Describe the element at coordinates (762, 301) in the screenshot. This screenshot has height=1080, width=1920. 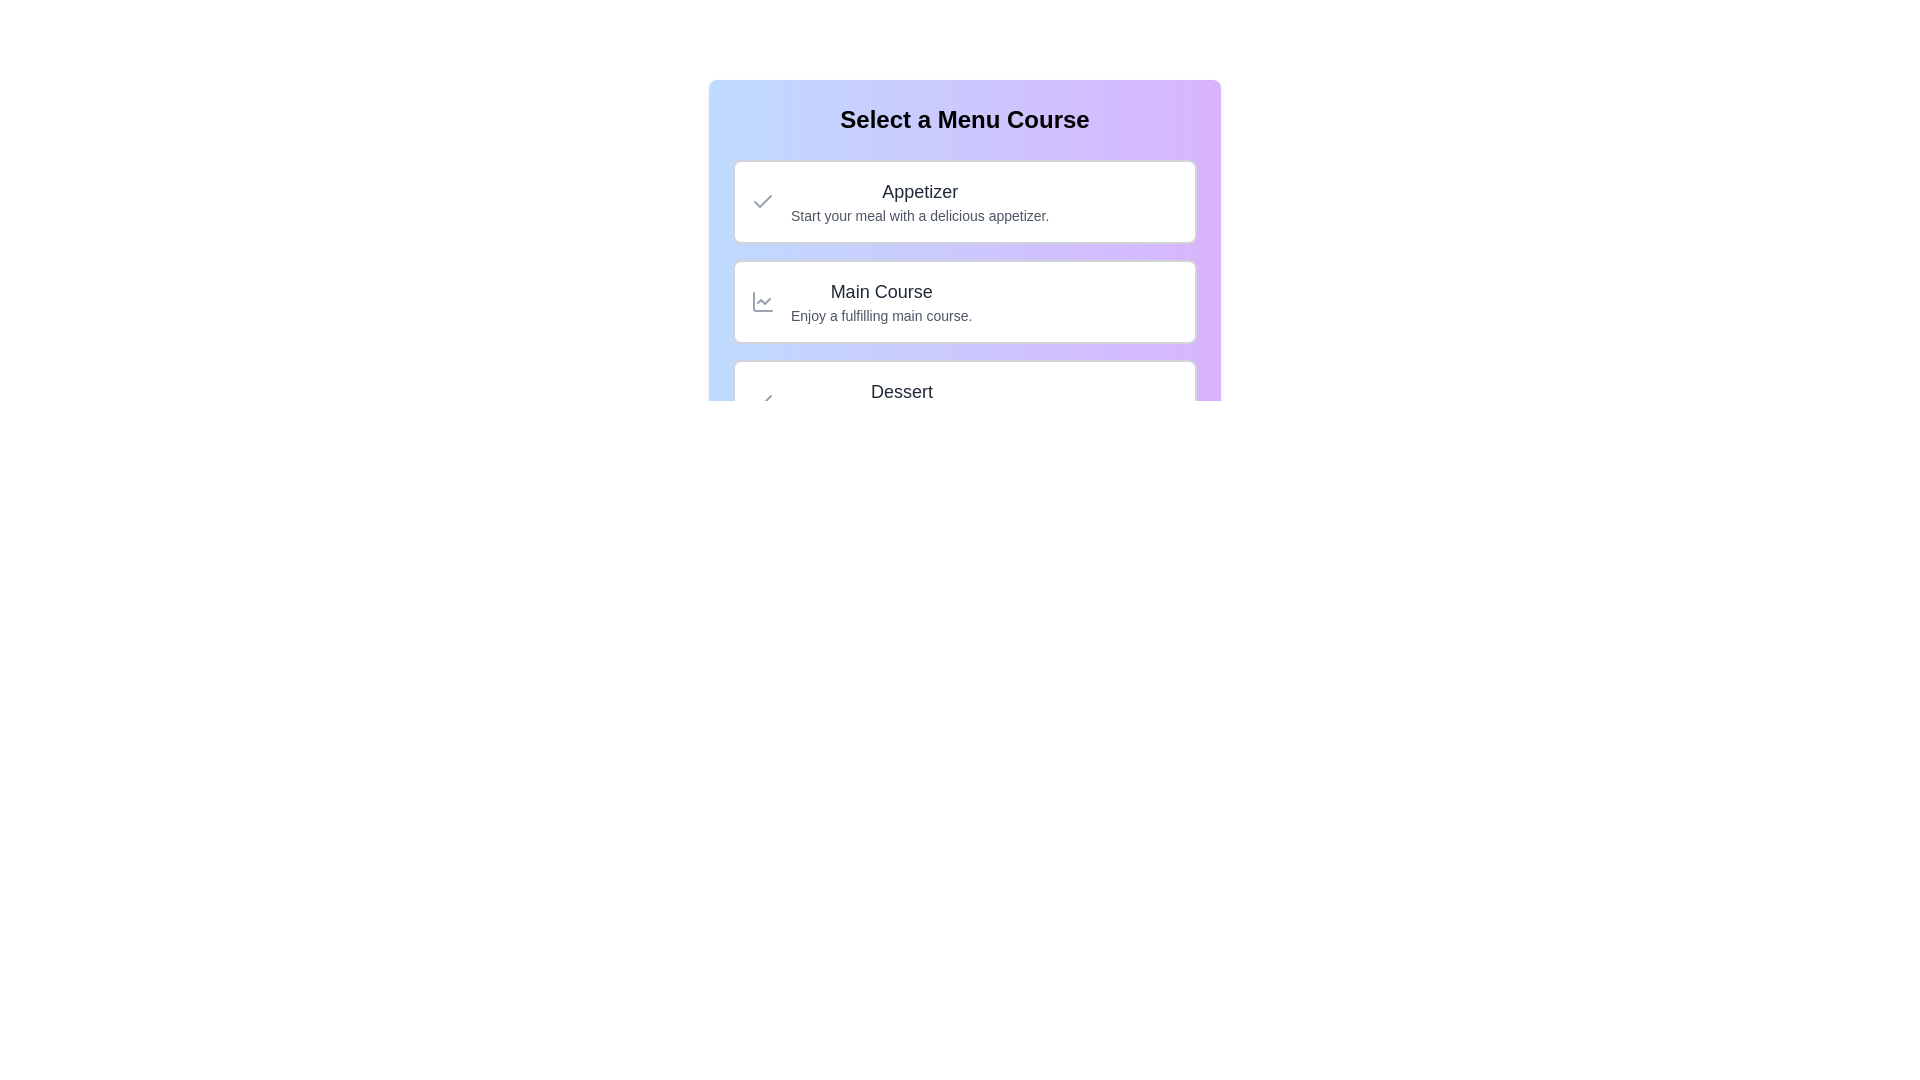
I see `the small gray icon in the second row of the menu course selection panel, which is adjacent to the 'Main Course' text` at that location.